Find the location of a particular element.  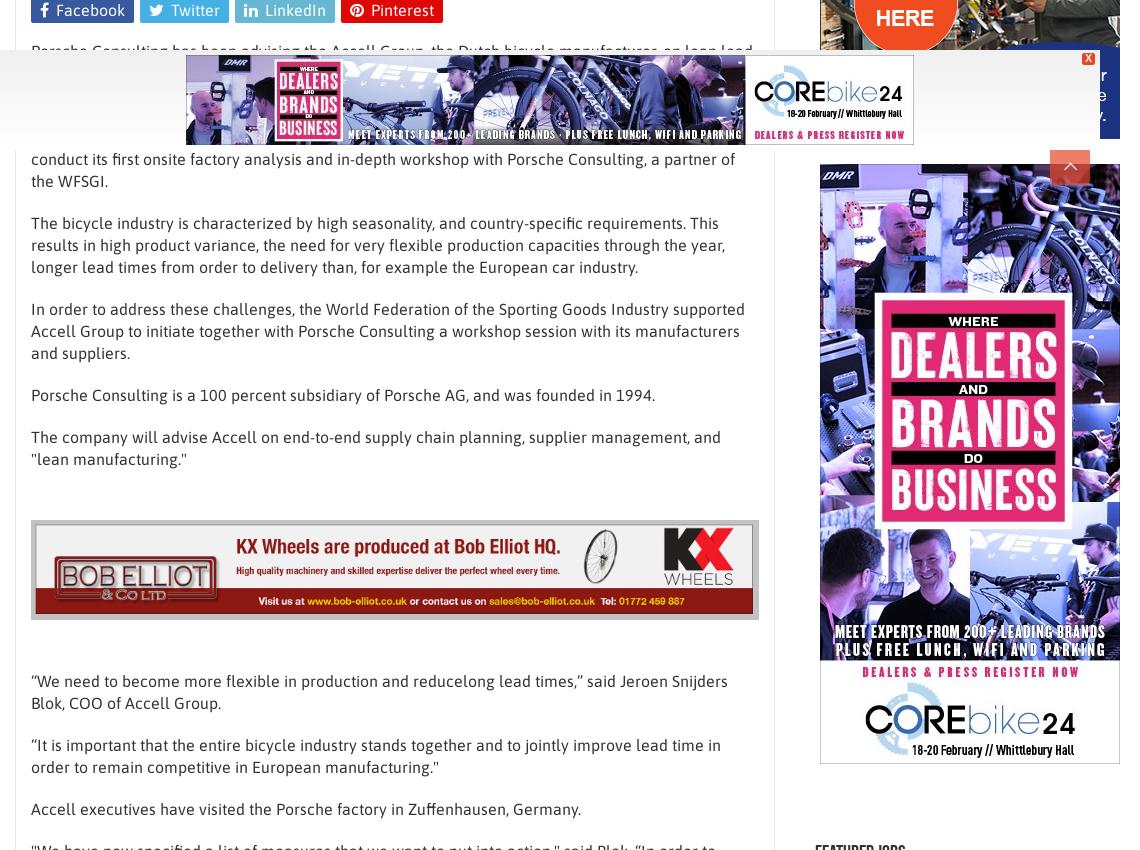

'“It is important that the entire bicycle industry stands together and to jointly improve lead time in order to remain competitive in European manufacturing."' is located at coordinates (374, 755).